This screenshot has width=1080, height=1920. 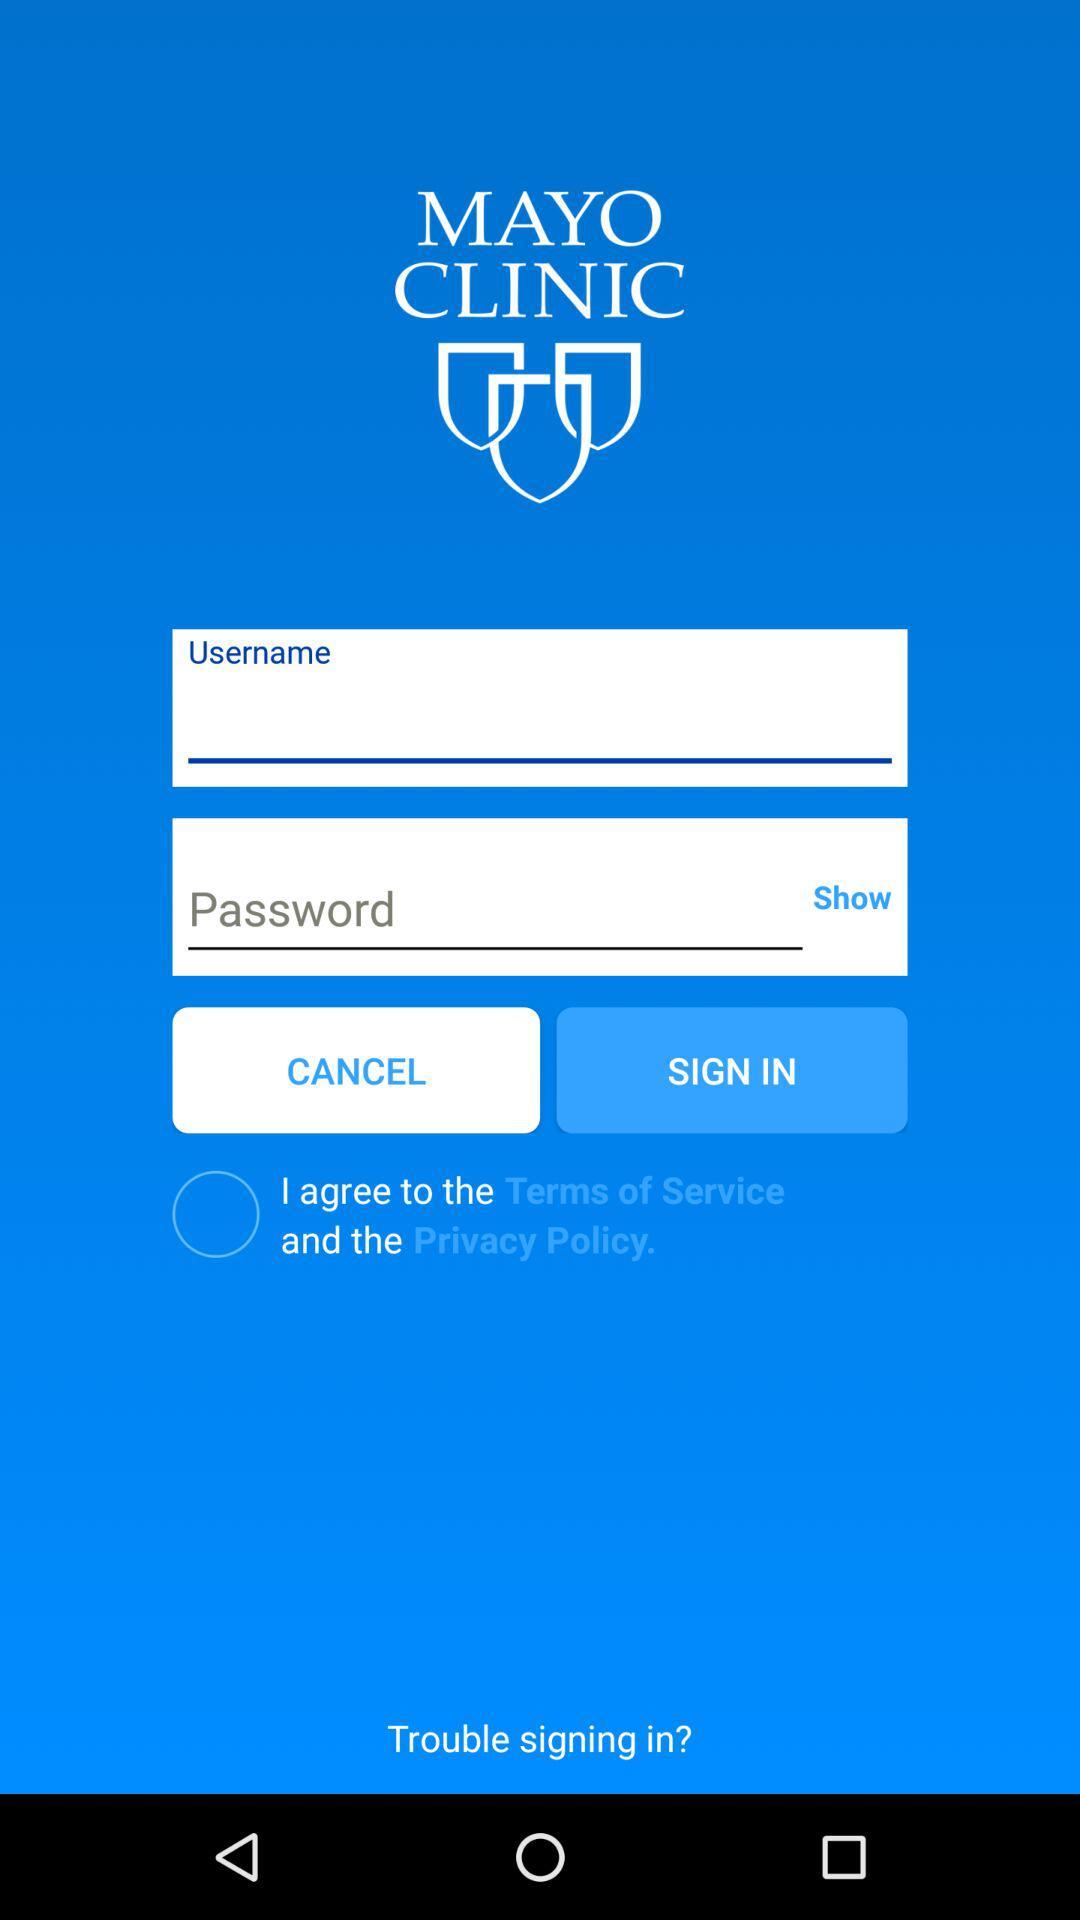 What do you see at coordinates (216, 1213) in the screenshot?
I see `t c agreed icon` at bounding box center [216, 1213].